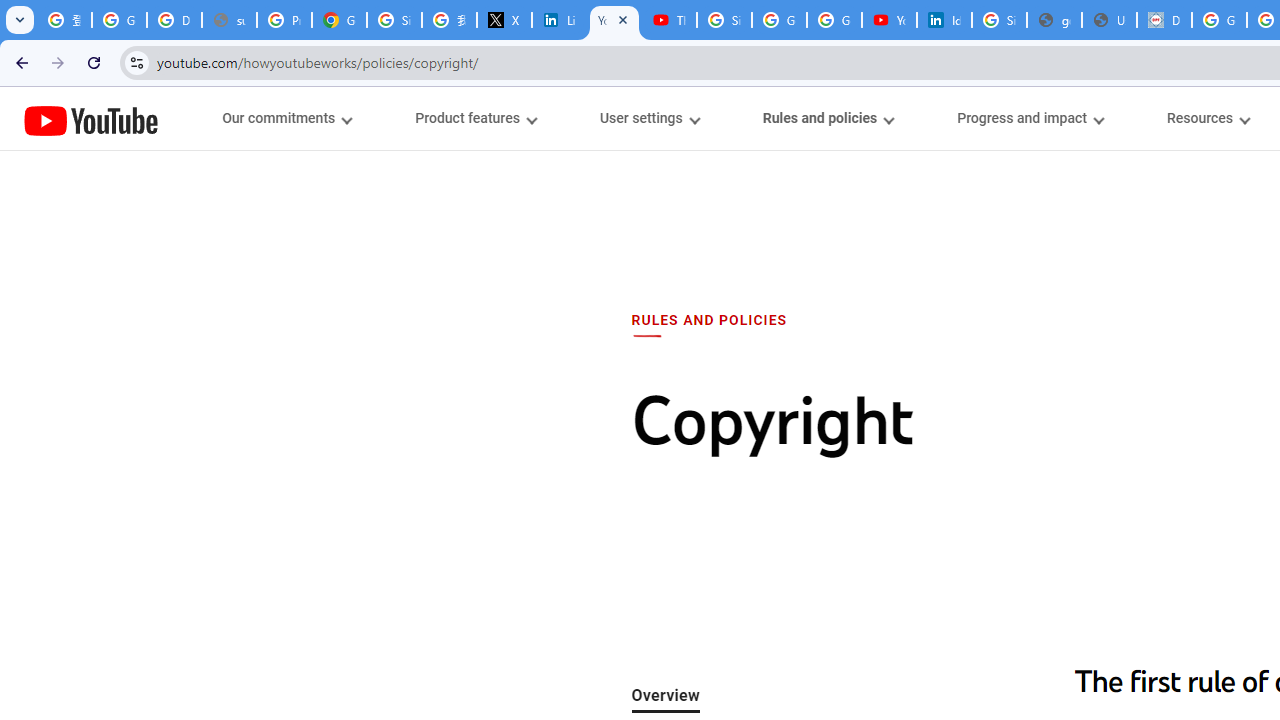 The width and height of the screenshot is (1280, 720). Describe the element at coordinates (1053, 20) in the screenshot. I see `'google_privacy_policy_en.pdf'` at that location.